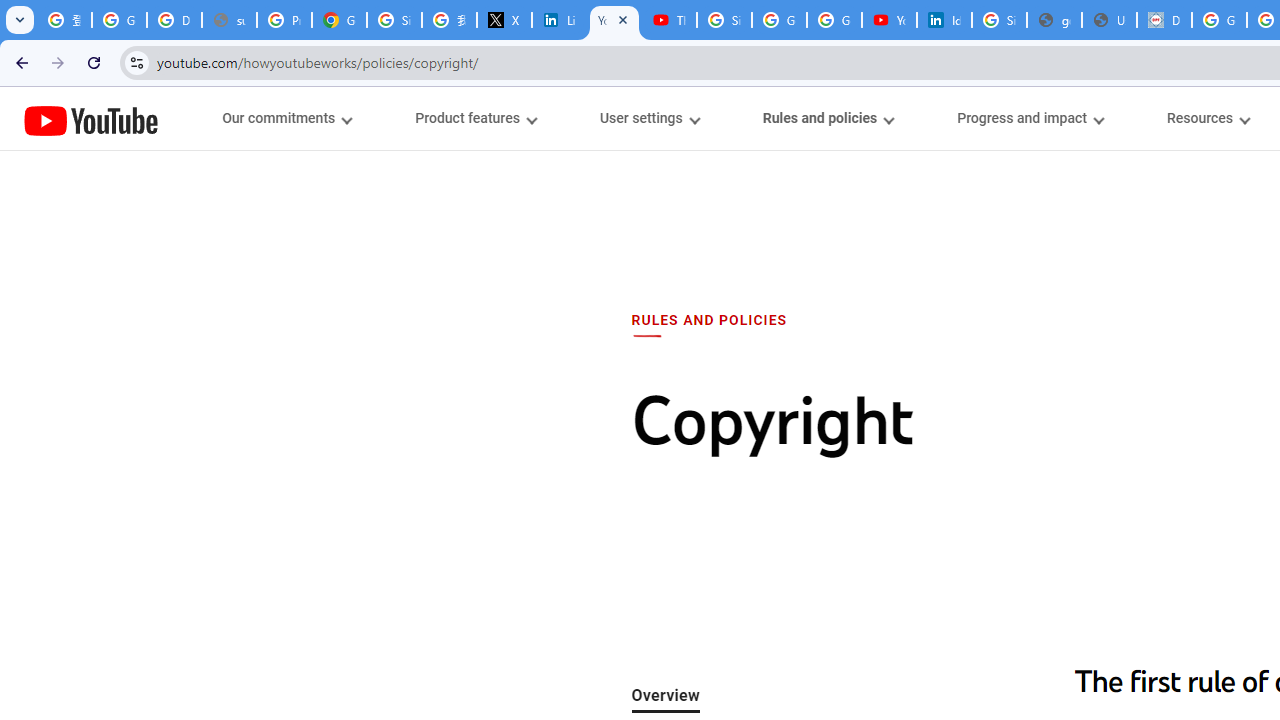 The width and height of the screenshot is (1280, 720). Describe the element at coordinates (1053, 20) in the screenshot. I see `'google_privacy_policy_en.pdf'` at that location.